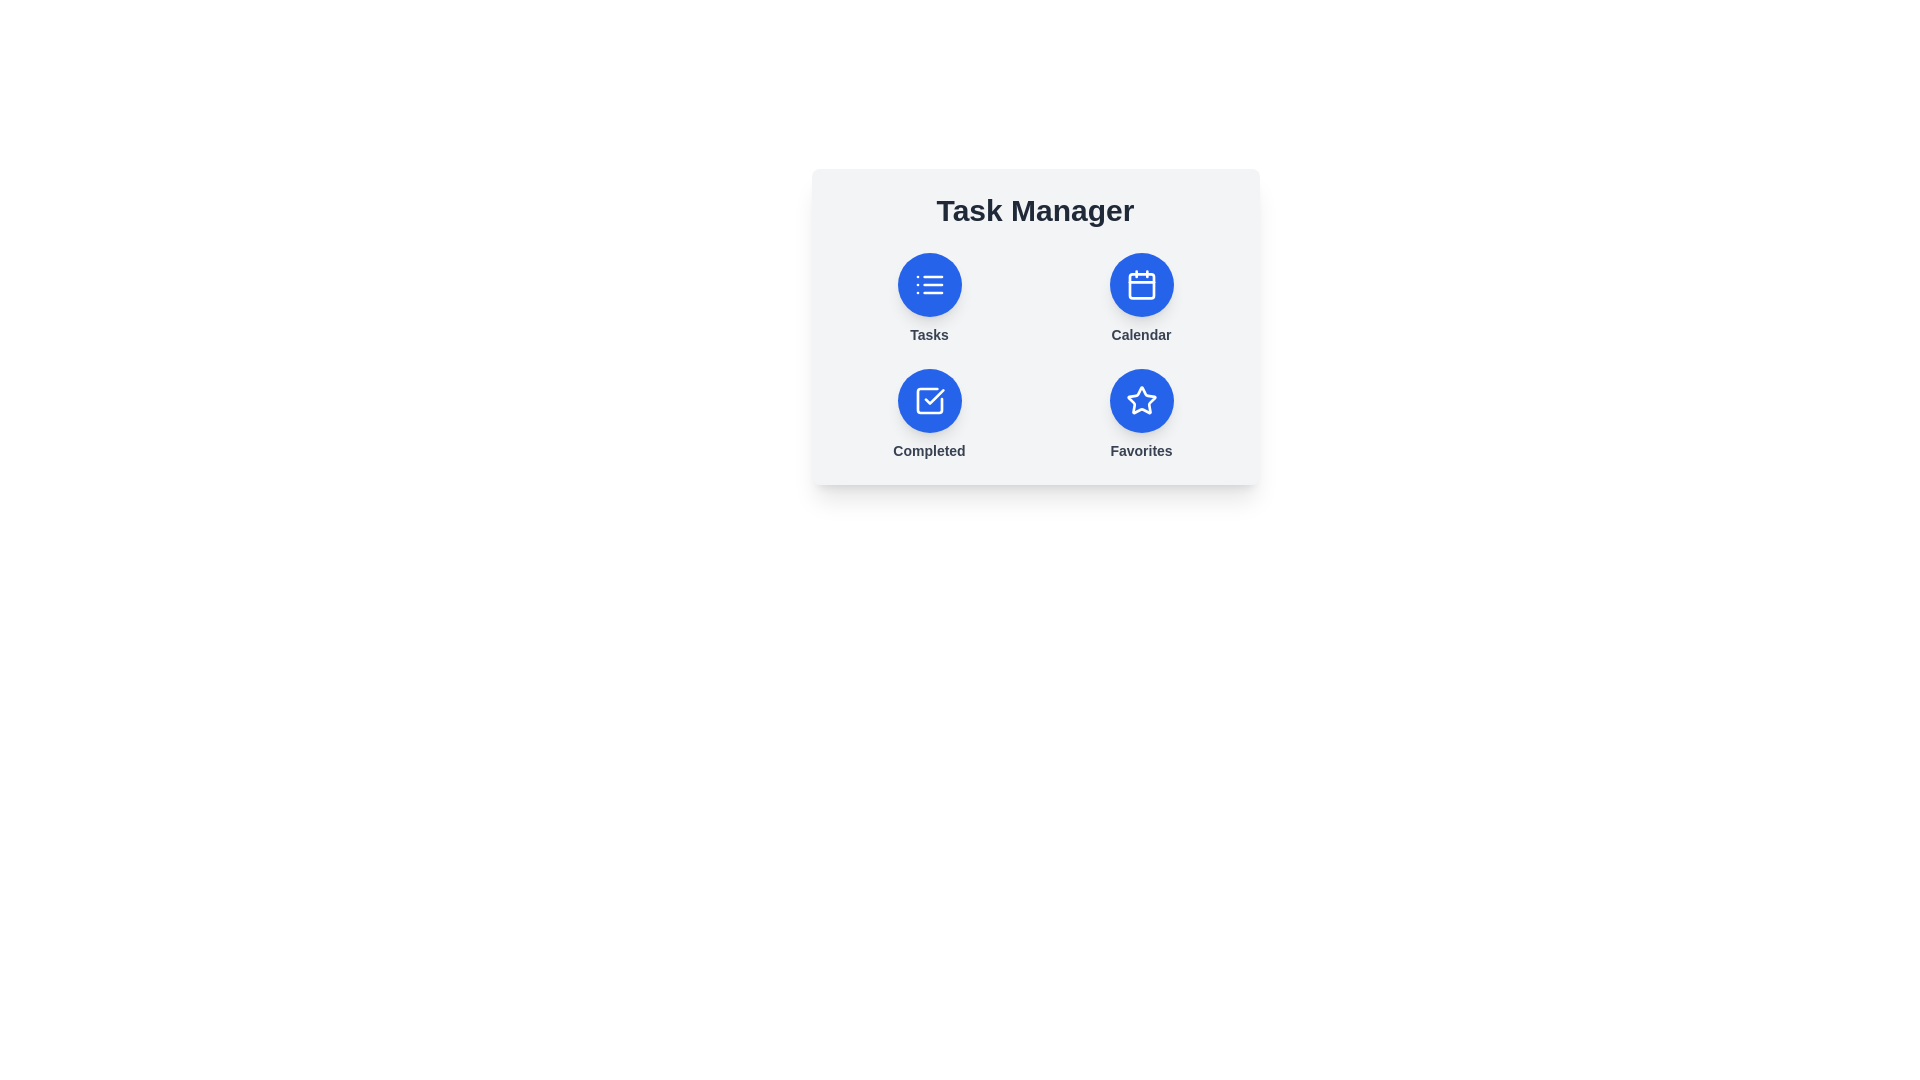  What do you see at coordinates (928, 299) in the screenshot?
I see `to select or activate the 'Tasks' feature represented by the circular blue icon with a white list-like design and the label 'Tasks' beneath it, positioned in the top left of the grid layout` at bounding box center [928, 299].